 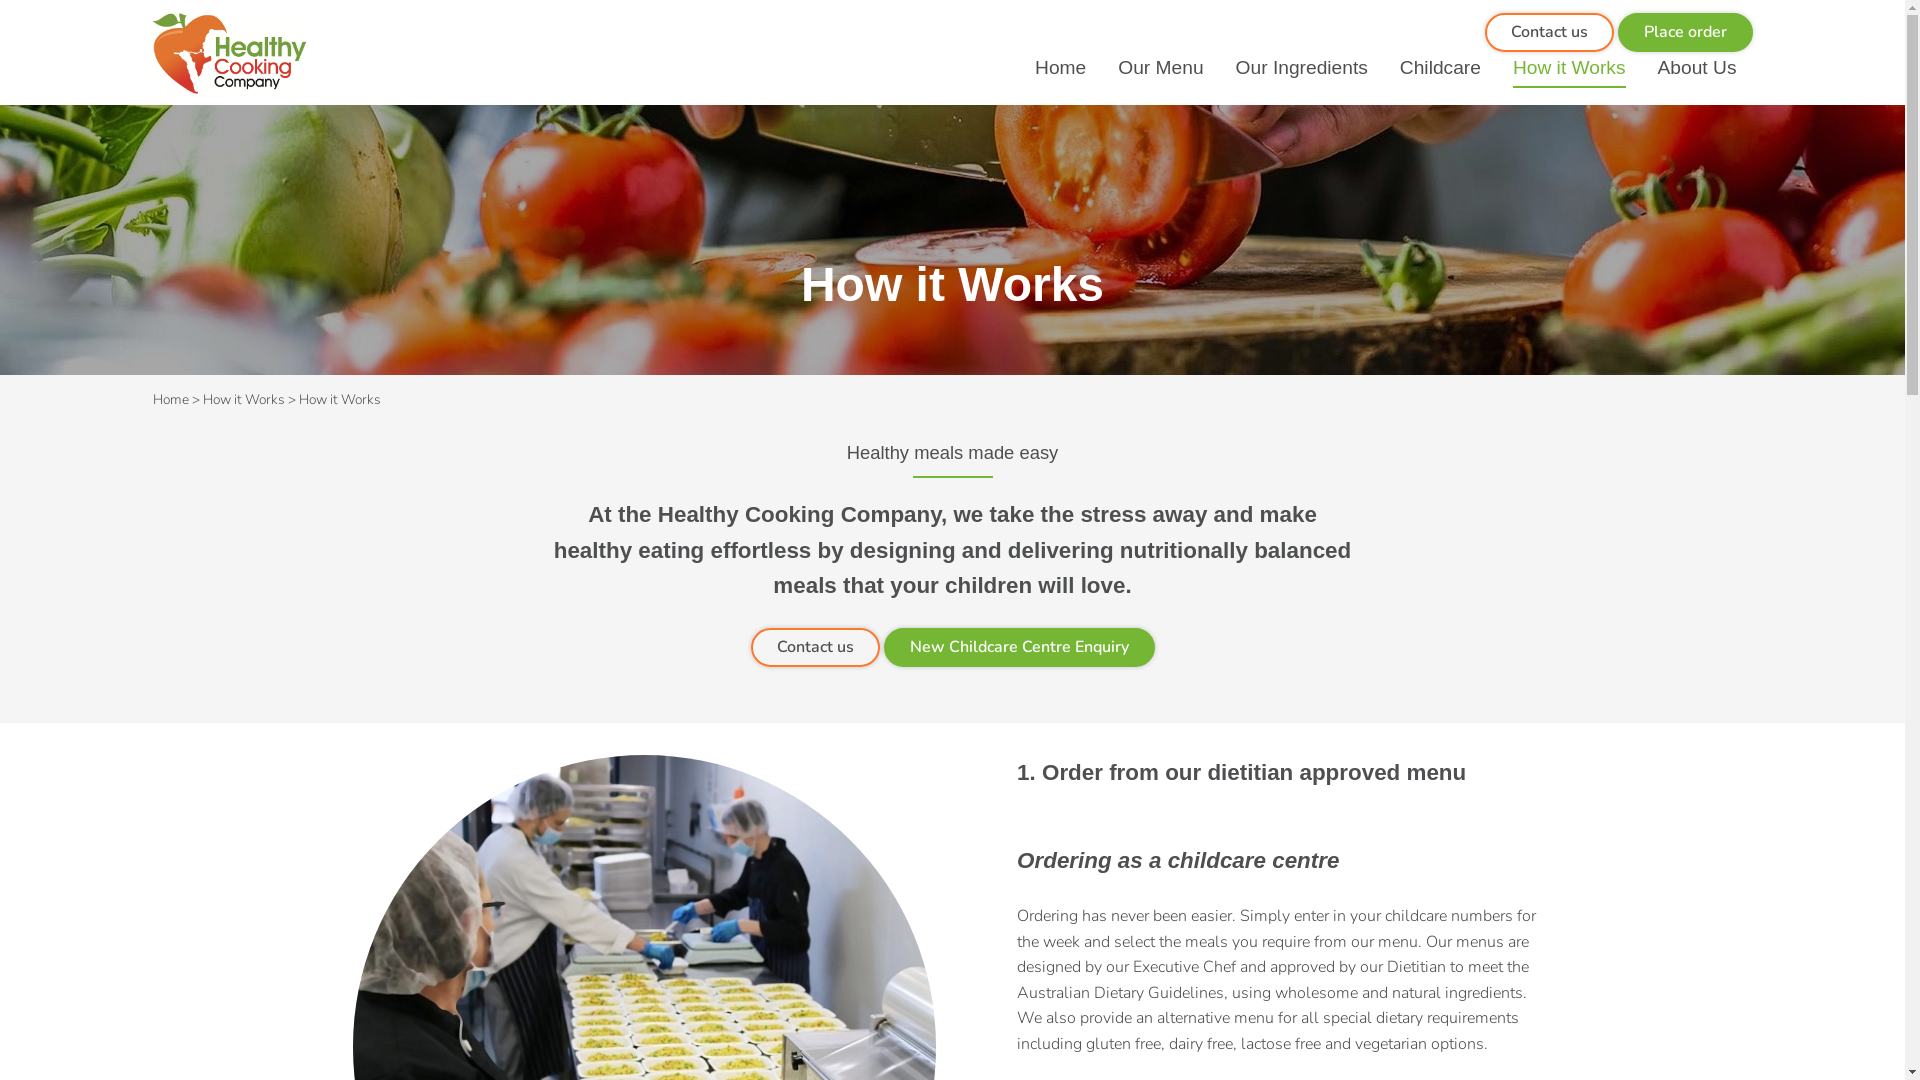 I want to click on 'Contact us', so click(x=814, y=647).